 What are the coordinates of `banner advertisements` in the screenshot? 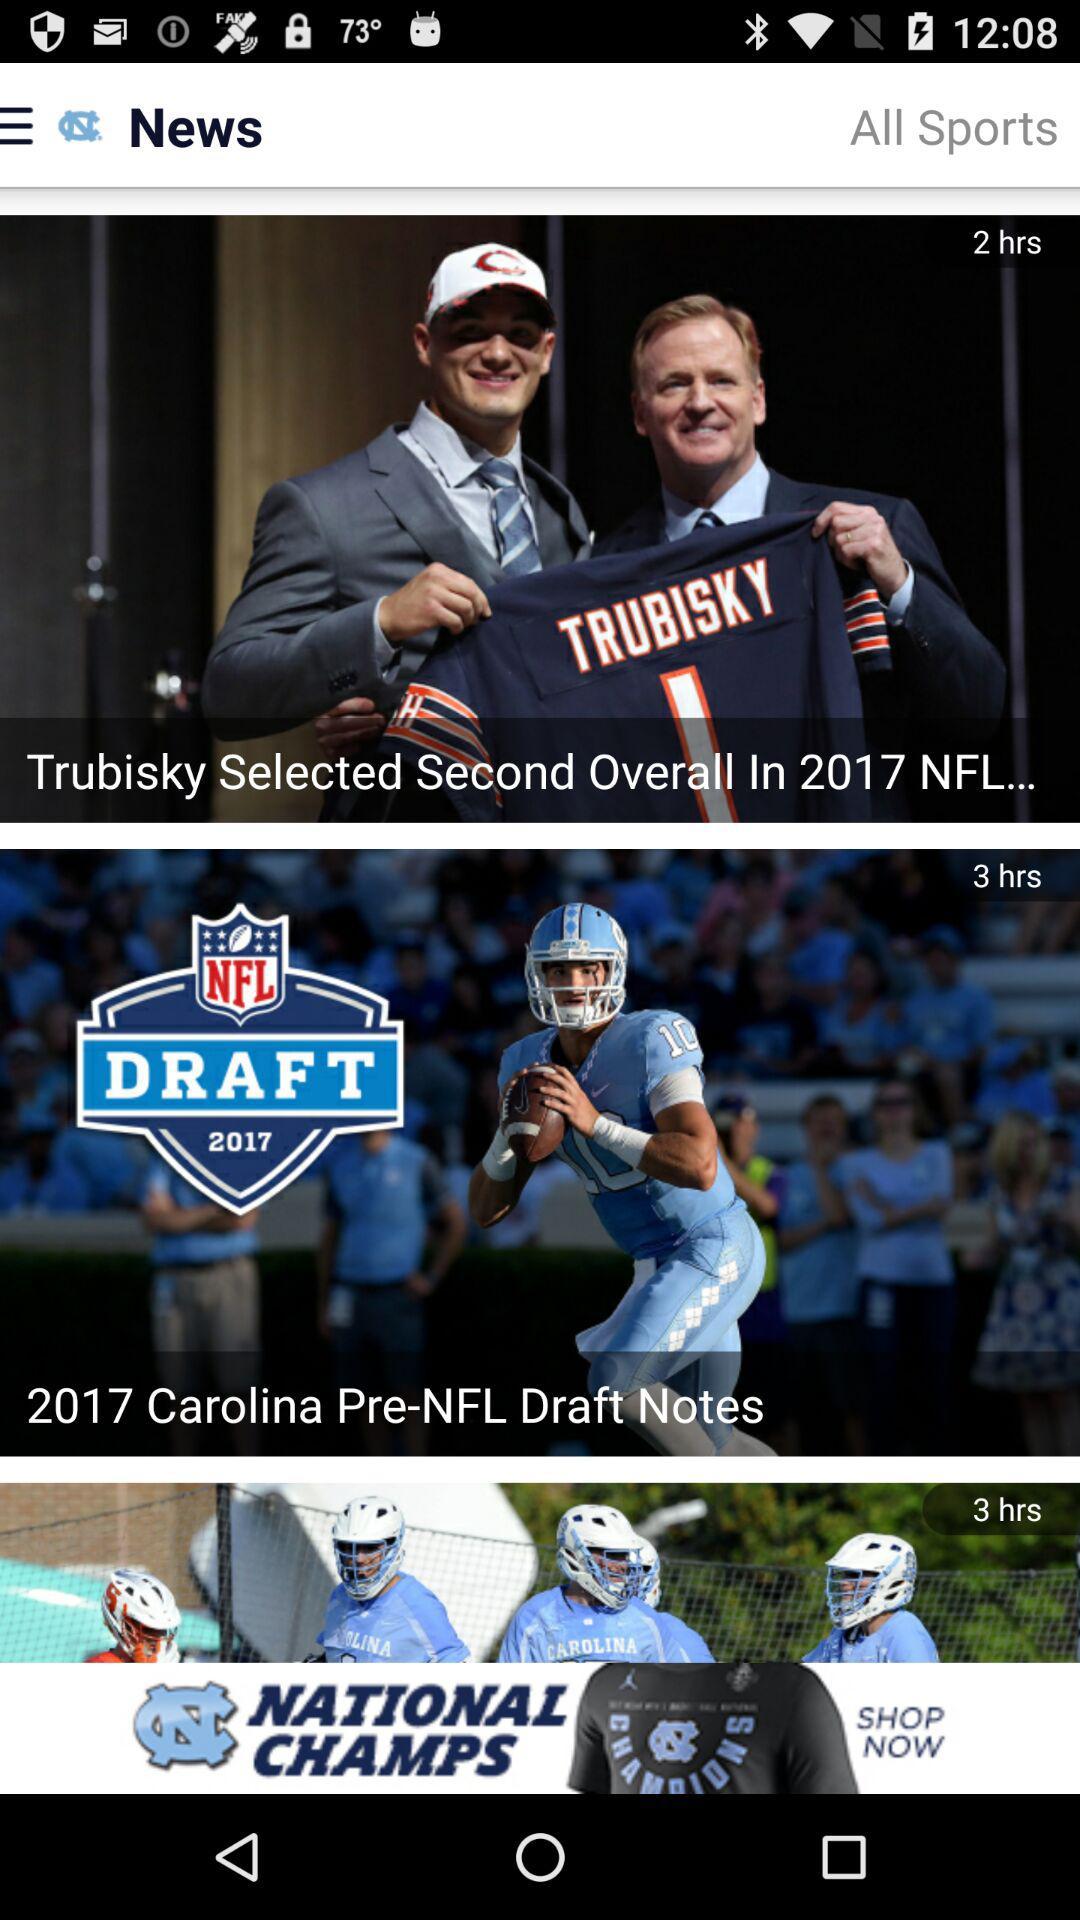 It's located at (540, 1727).